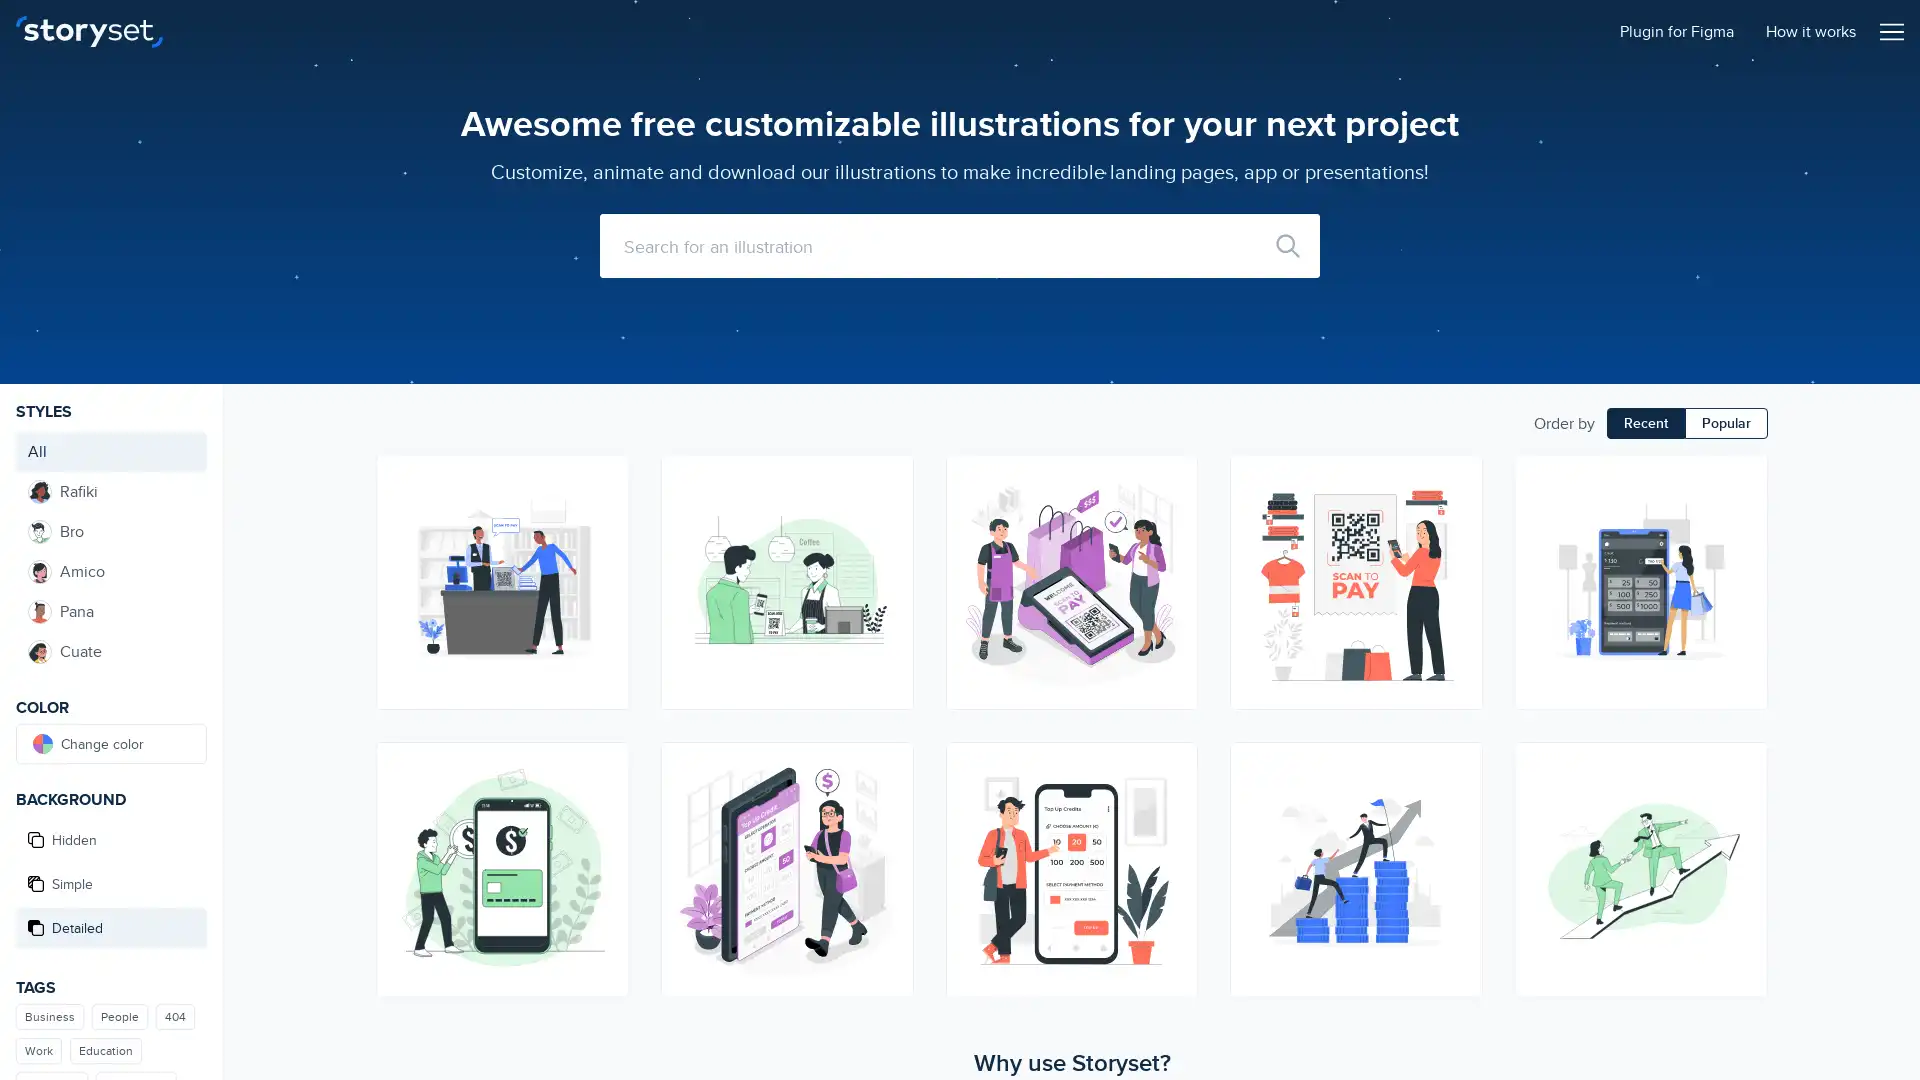 This screenshot has width=1920, height=1080. Describe the element at coordinates (1741, 765) in the screenshot. I see `wand icon Animate` at that location.